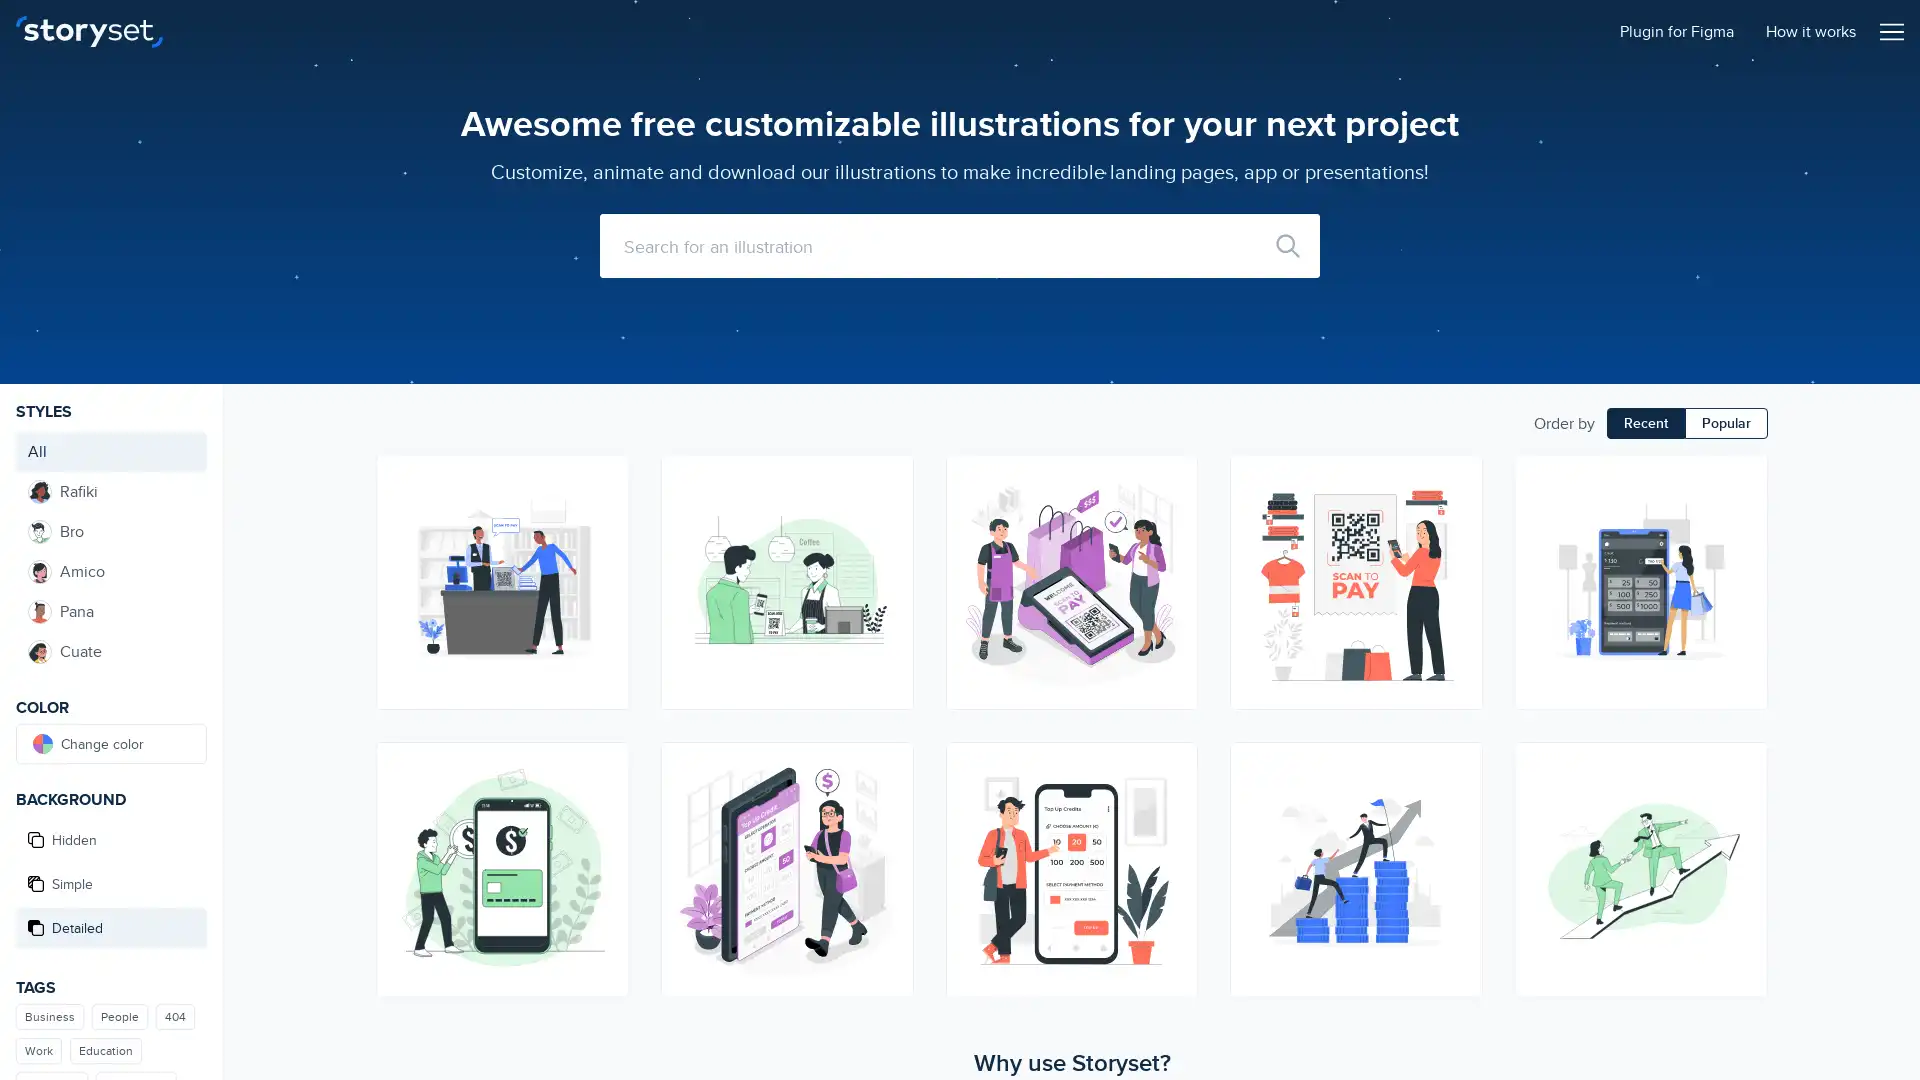 This screenshot has width=1920, height=1080. Describe the element at coordinates (1741, 765) in the screenshot. I see `wand icon Animate` at that location.